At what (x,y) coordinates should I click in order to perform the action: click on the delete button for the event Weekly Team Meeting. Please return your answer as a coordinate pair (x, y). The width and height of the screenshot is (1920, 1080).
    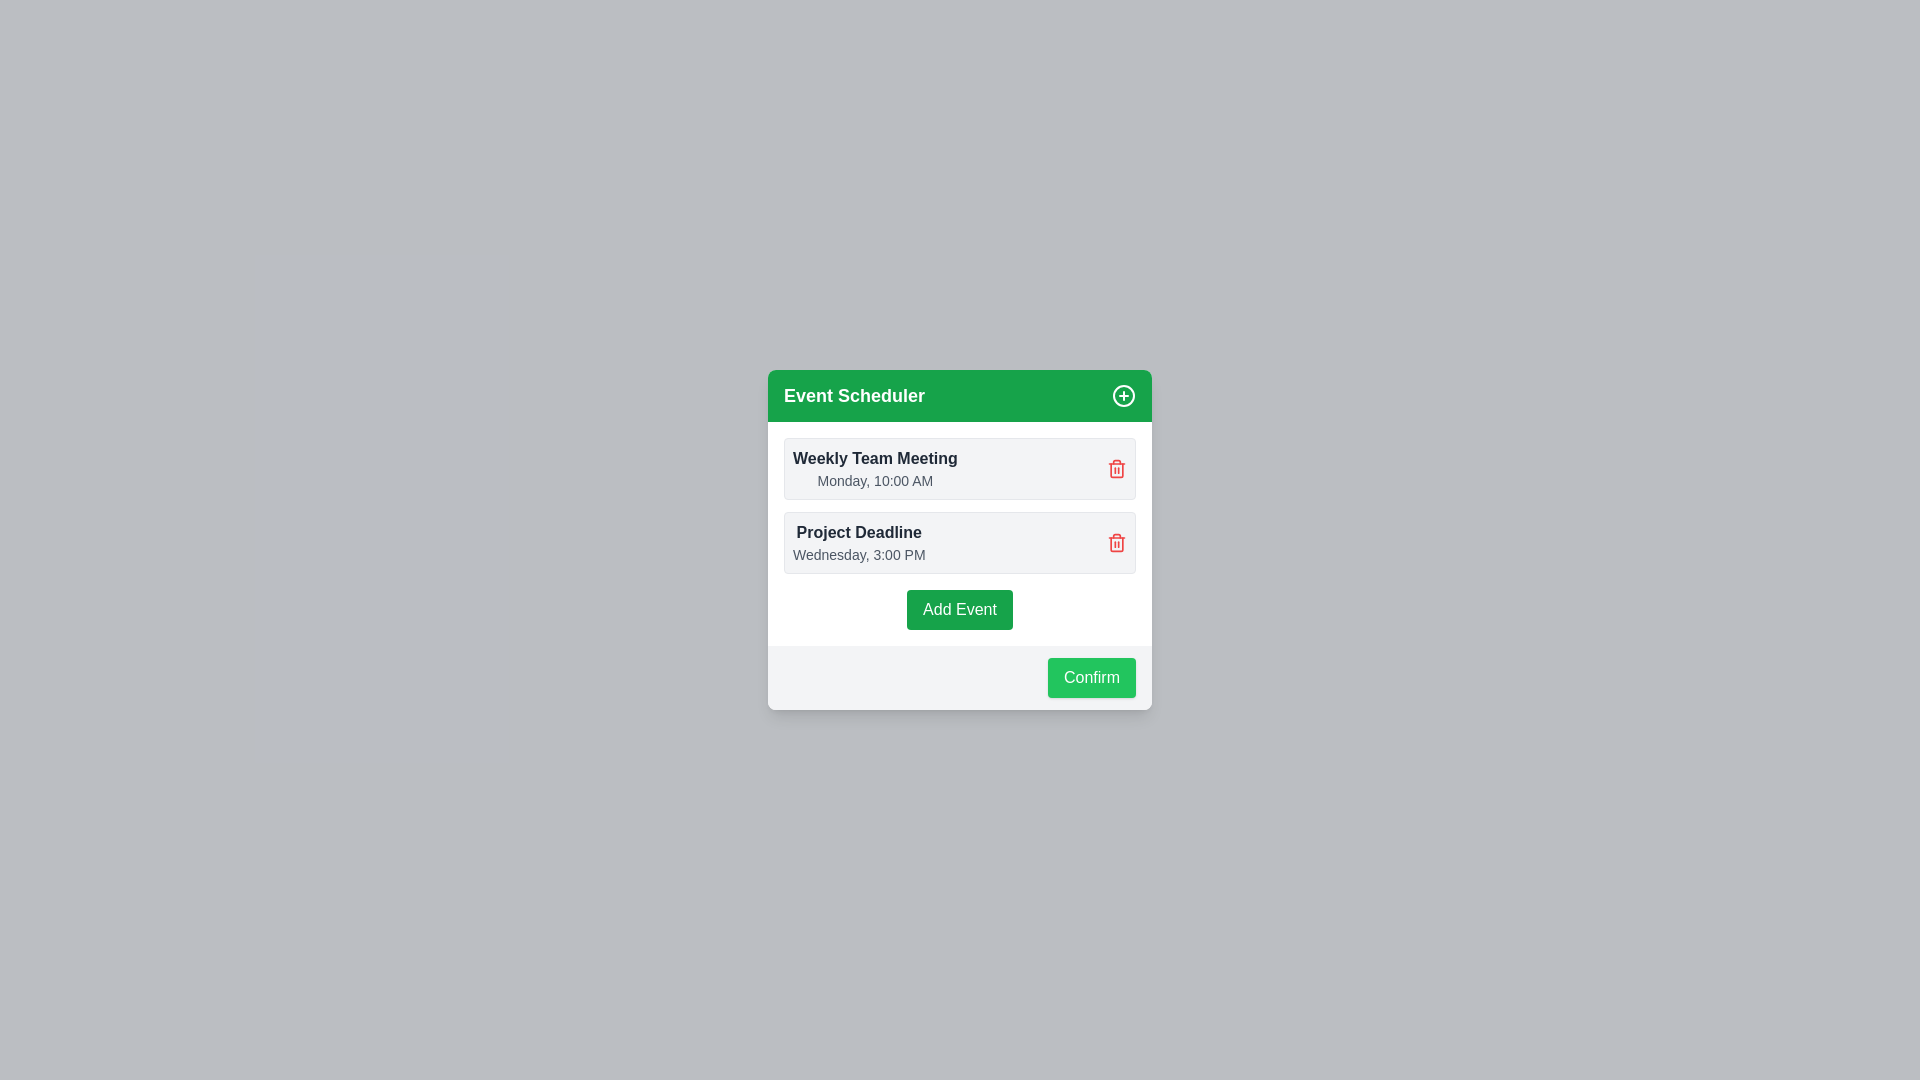
    Looking at the image, I should click on (1116, 469).